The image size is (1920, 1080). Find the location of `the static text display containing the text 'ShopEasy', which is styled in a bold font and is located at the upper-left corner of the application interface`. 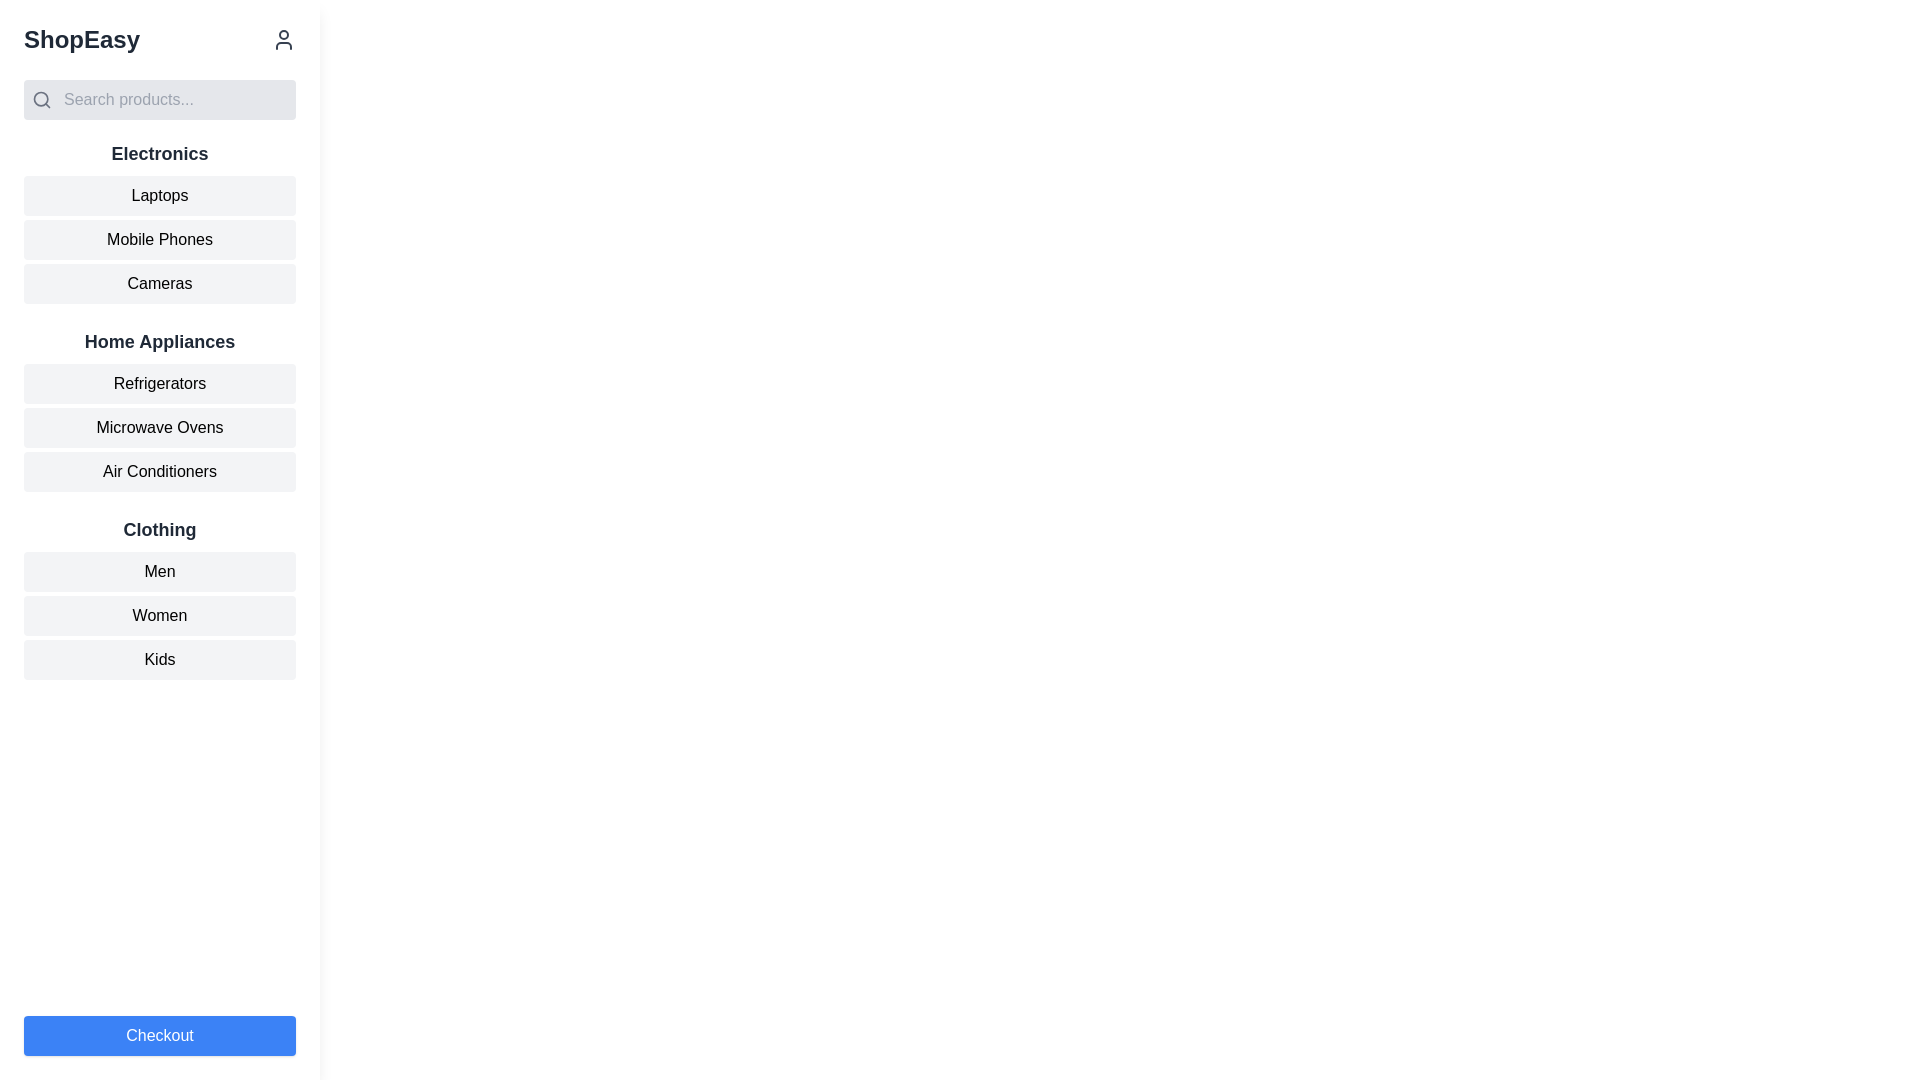

the static text display containing the text 'ShopEasy', which is styled in a bold font and is located at the upper-left corner of the application interface is located at coordinates (80, 39).